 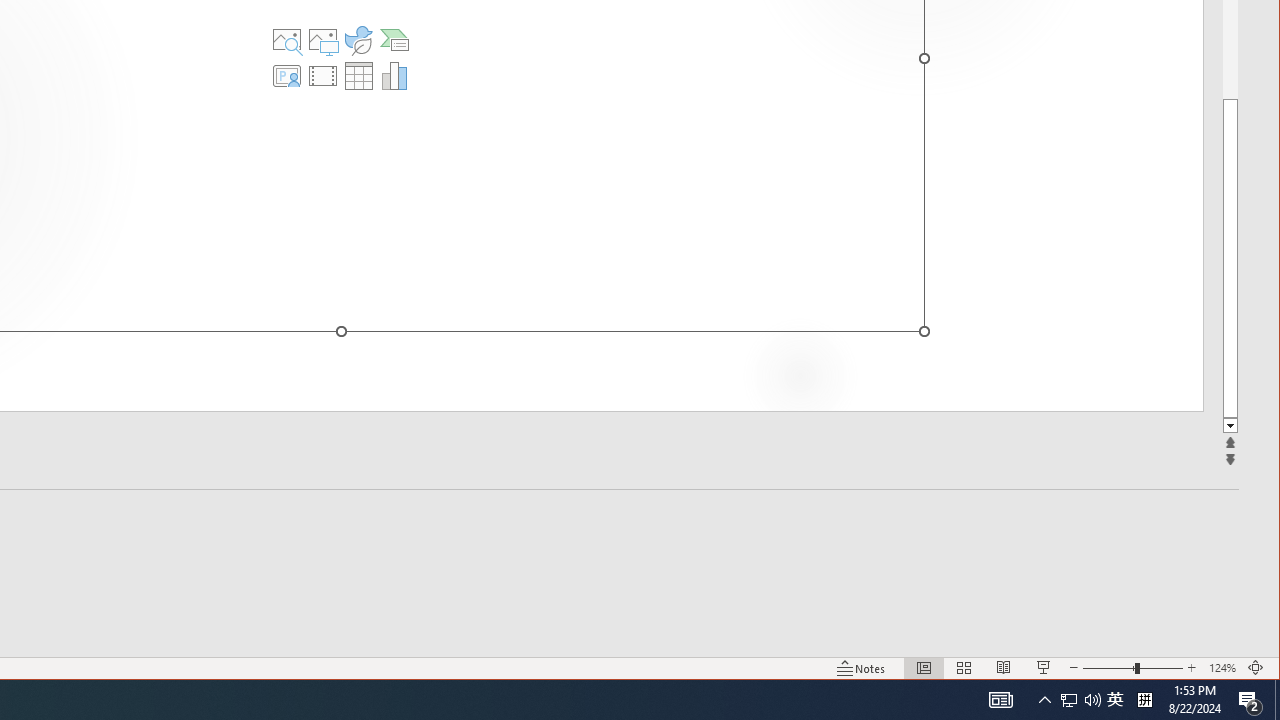 What do you see at coordinates (1221, 668) in the screenshot?
I see `'Zoom 124%'` at bounding box center [1221, 668].